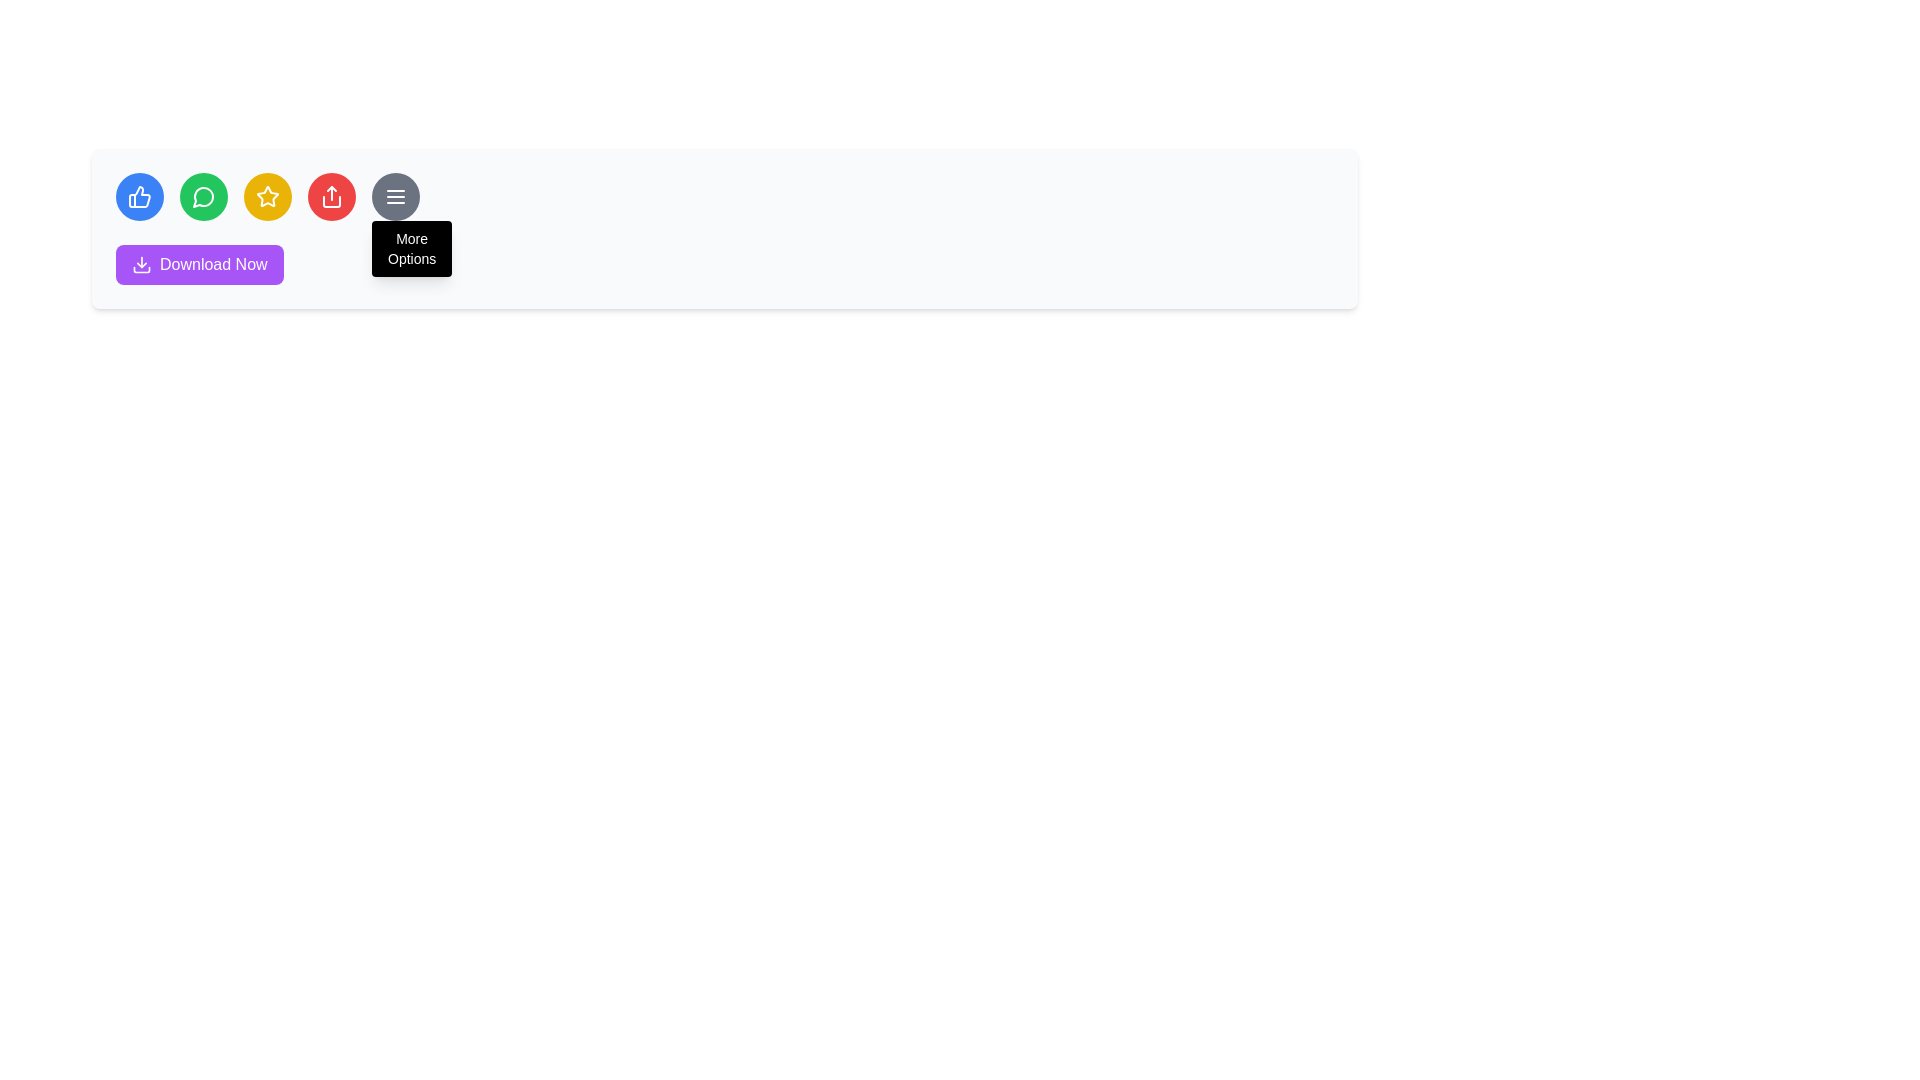  I want to click on the green button that initiates a chat or messaging interface, located to the right of the blue 'thumbs up' button and the yellow star-shaped button, so click(203, 196).